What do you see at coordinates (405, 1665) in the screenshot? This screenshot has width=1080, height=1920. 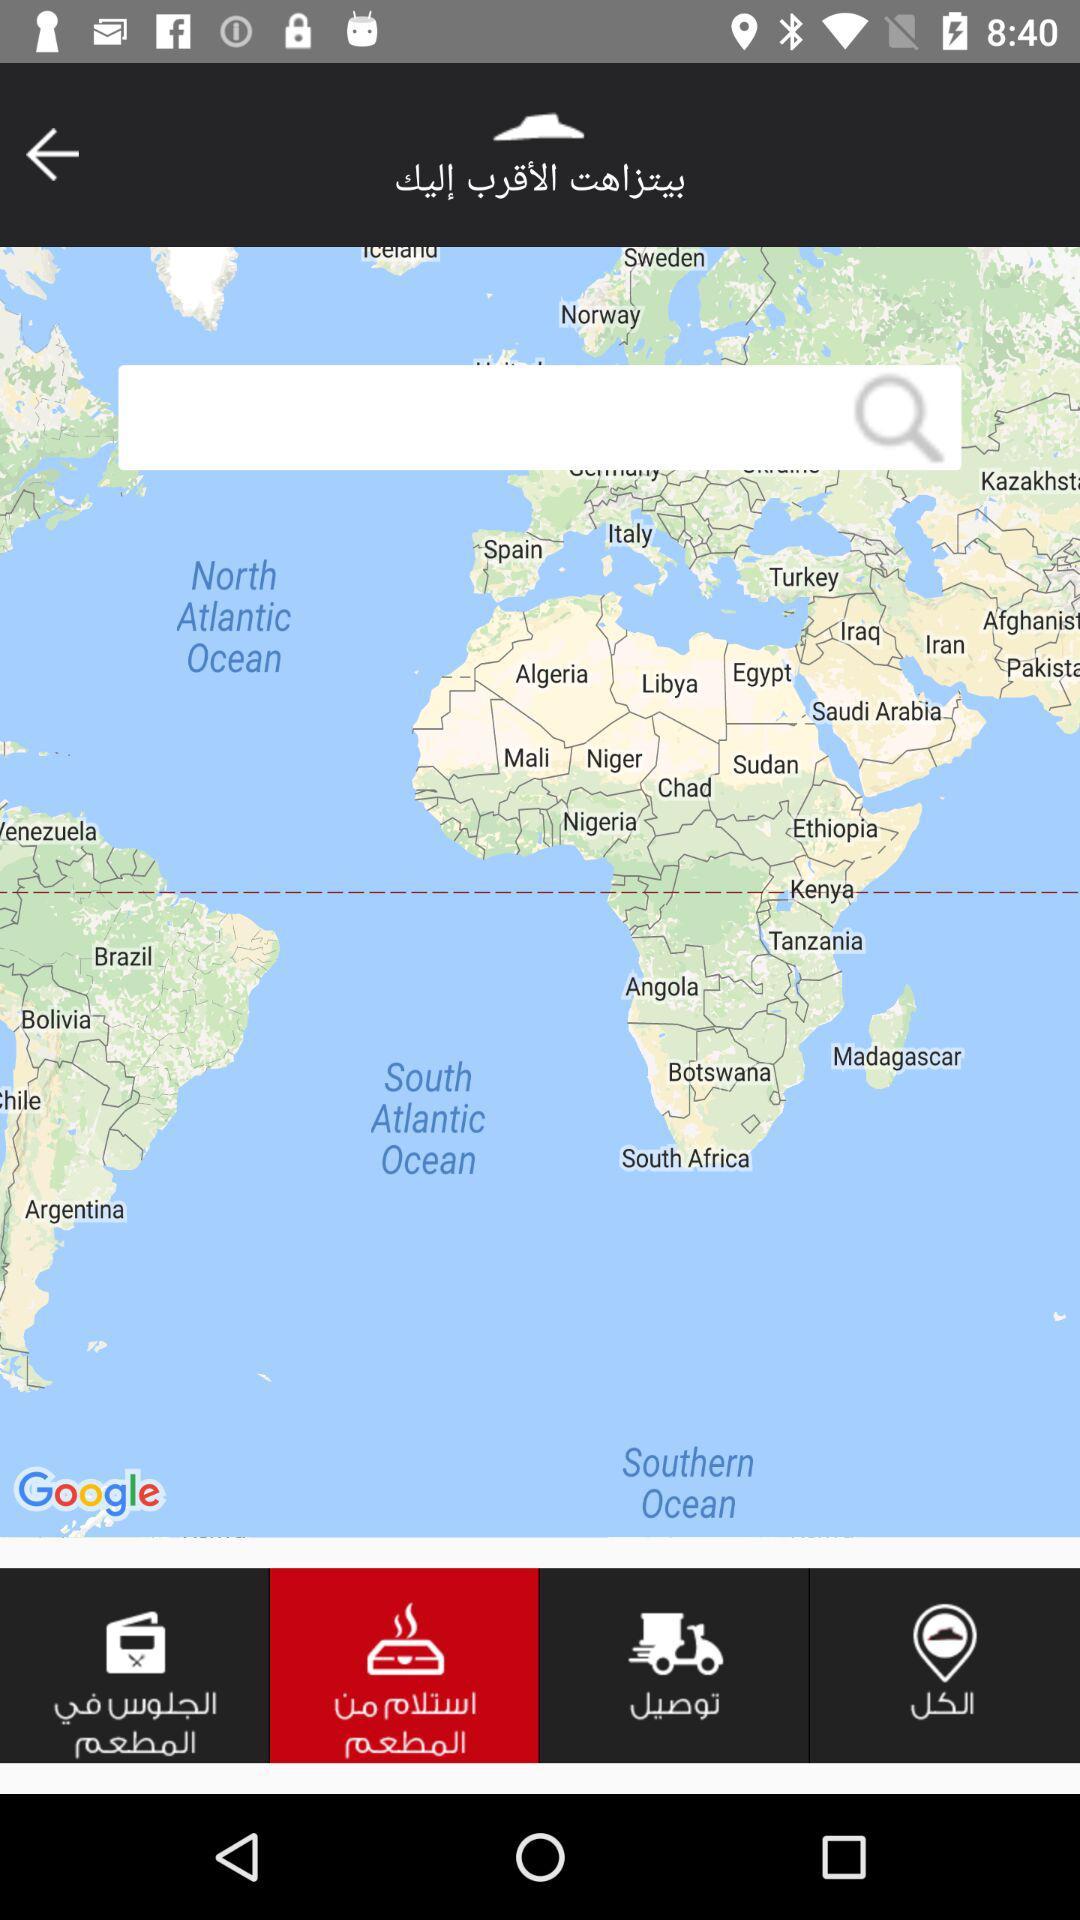 I see `choose pizza options` at bounding box center [405, 1665].